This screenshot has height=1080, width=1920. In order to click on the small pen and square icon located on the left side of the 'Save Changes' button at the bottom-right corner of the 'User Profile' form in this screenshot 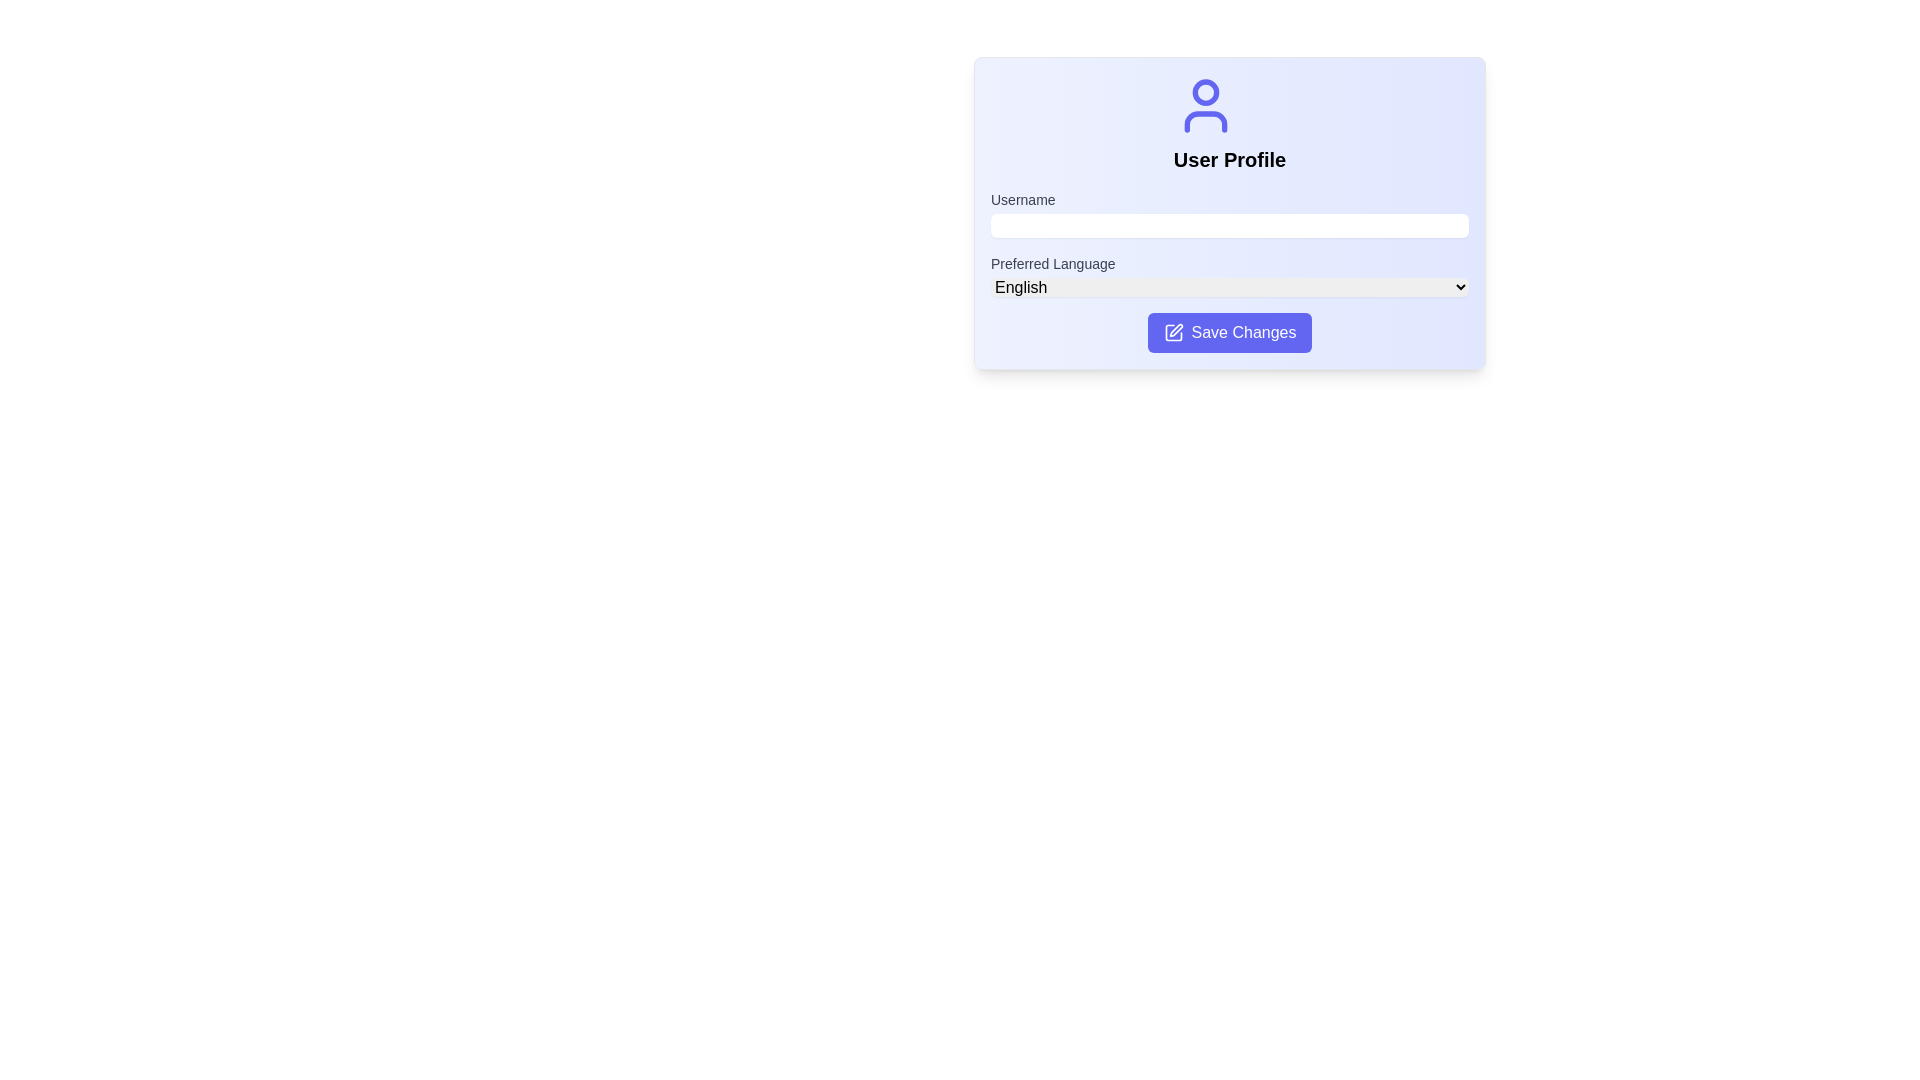, I will do `click(1173, 331)`.